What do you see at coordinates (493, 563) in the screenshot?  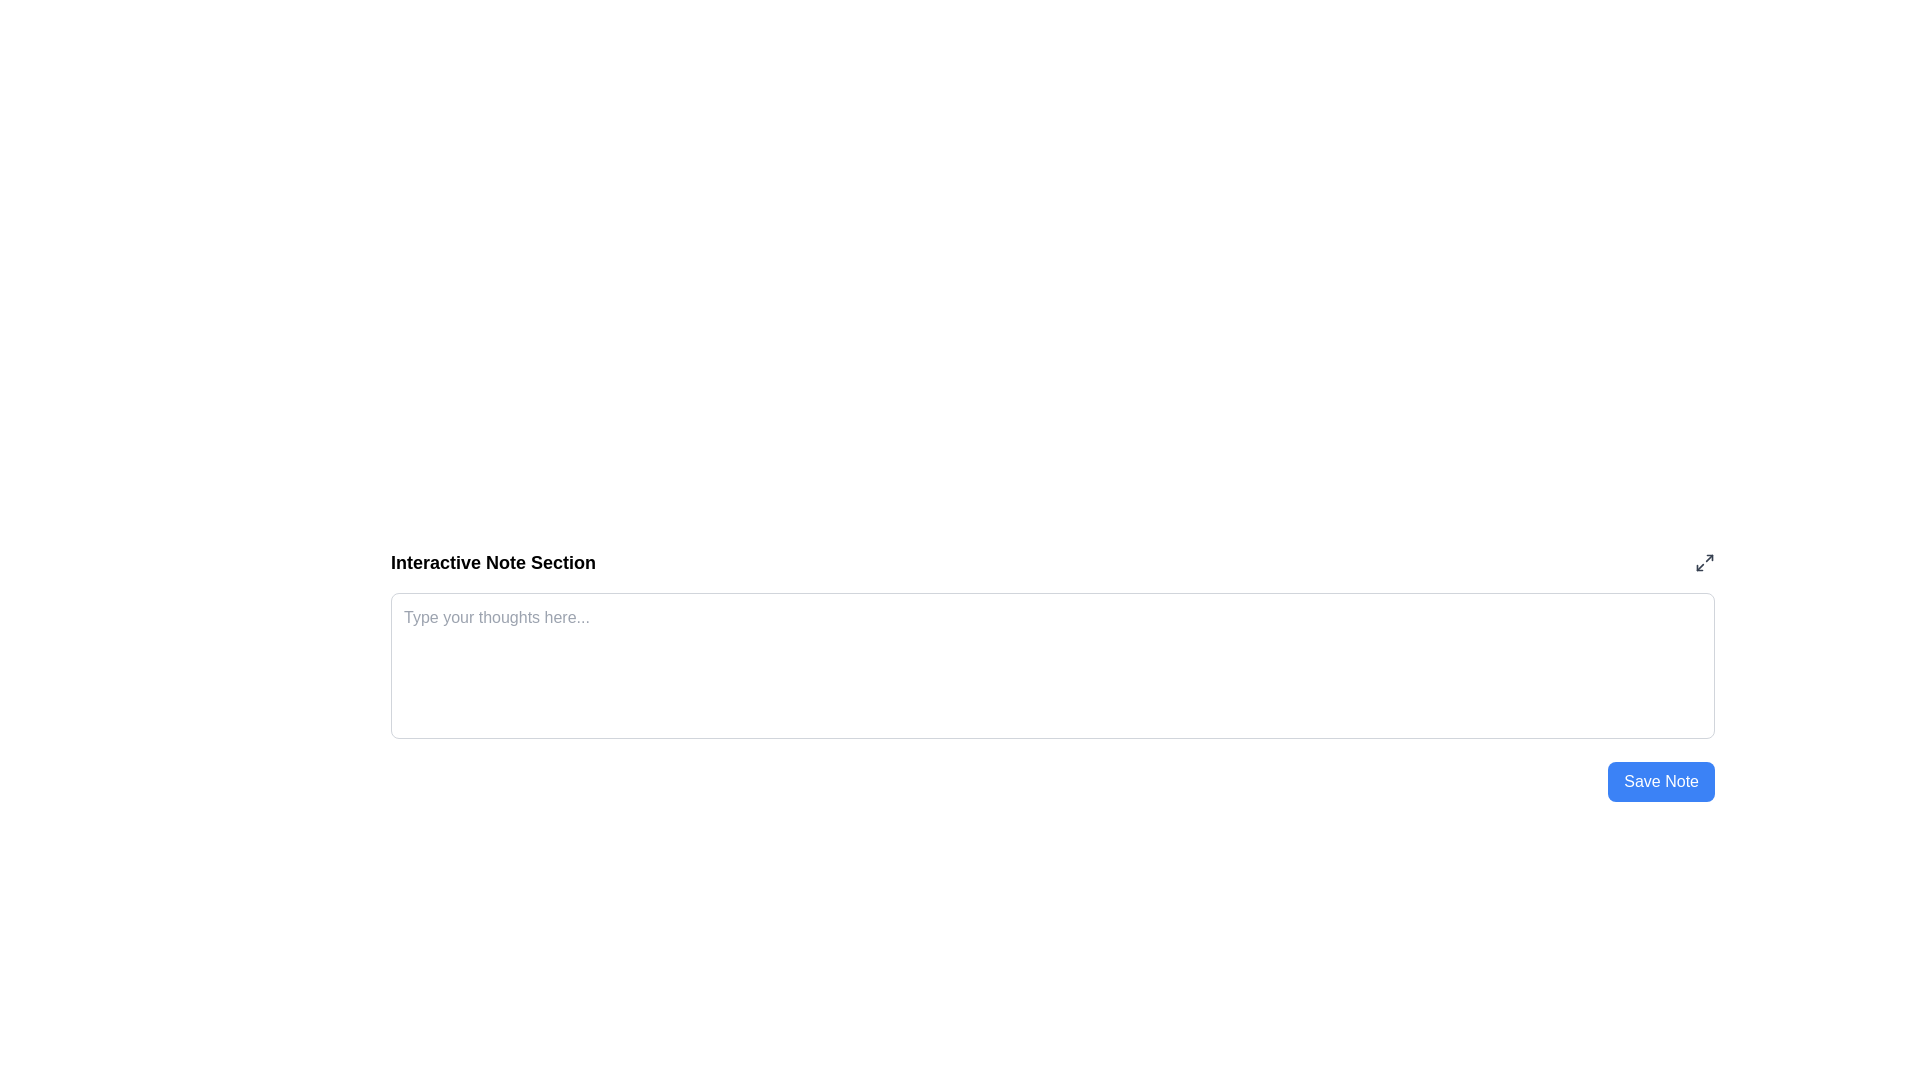 I see `the prominently styled header labeled 'Interactive Note Section', which is positioned above a text input field` at bounding box center [493, 563].